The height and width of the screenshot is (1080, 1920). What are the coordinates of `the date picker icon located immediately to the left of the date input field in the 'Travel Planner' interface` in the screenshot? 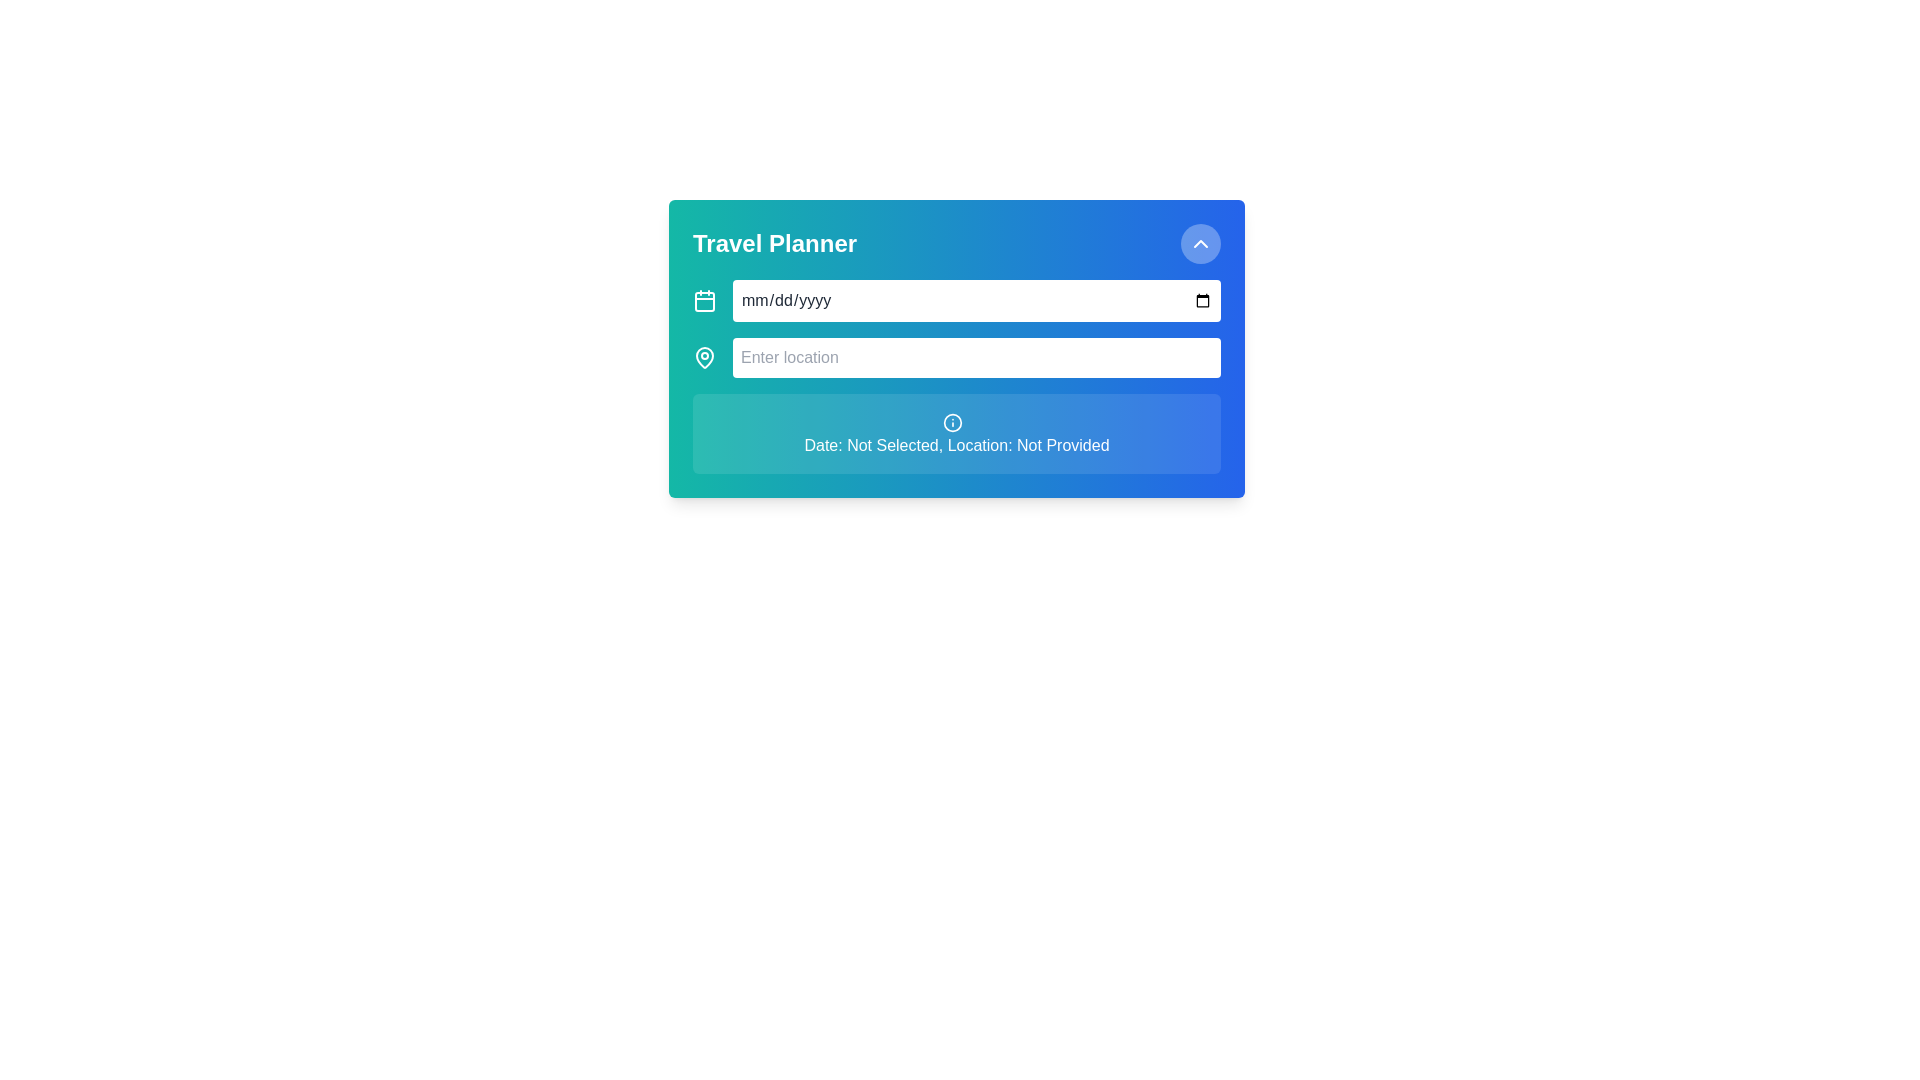 It's located at (705, 300).